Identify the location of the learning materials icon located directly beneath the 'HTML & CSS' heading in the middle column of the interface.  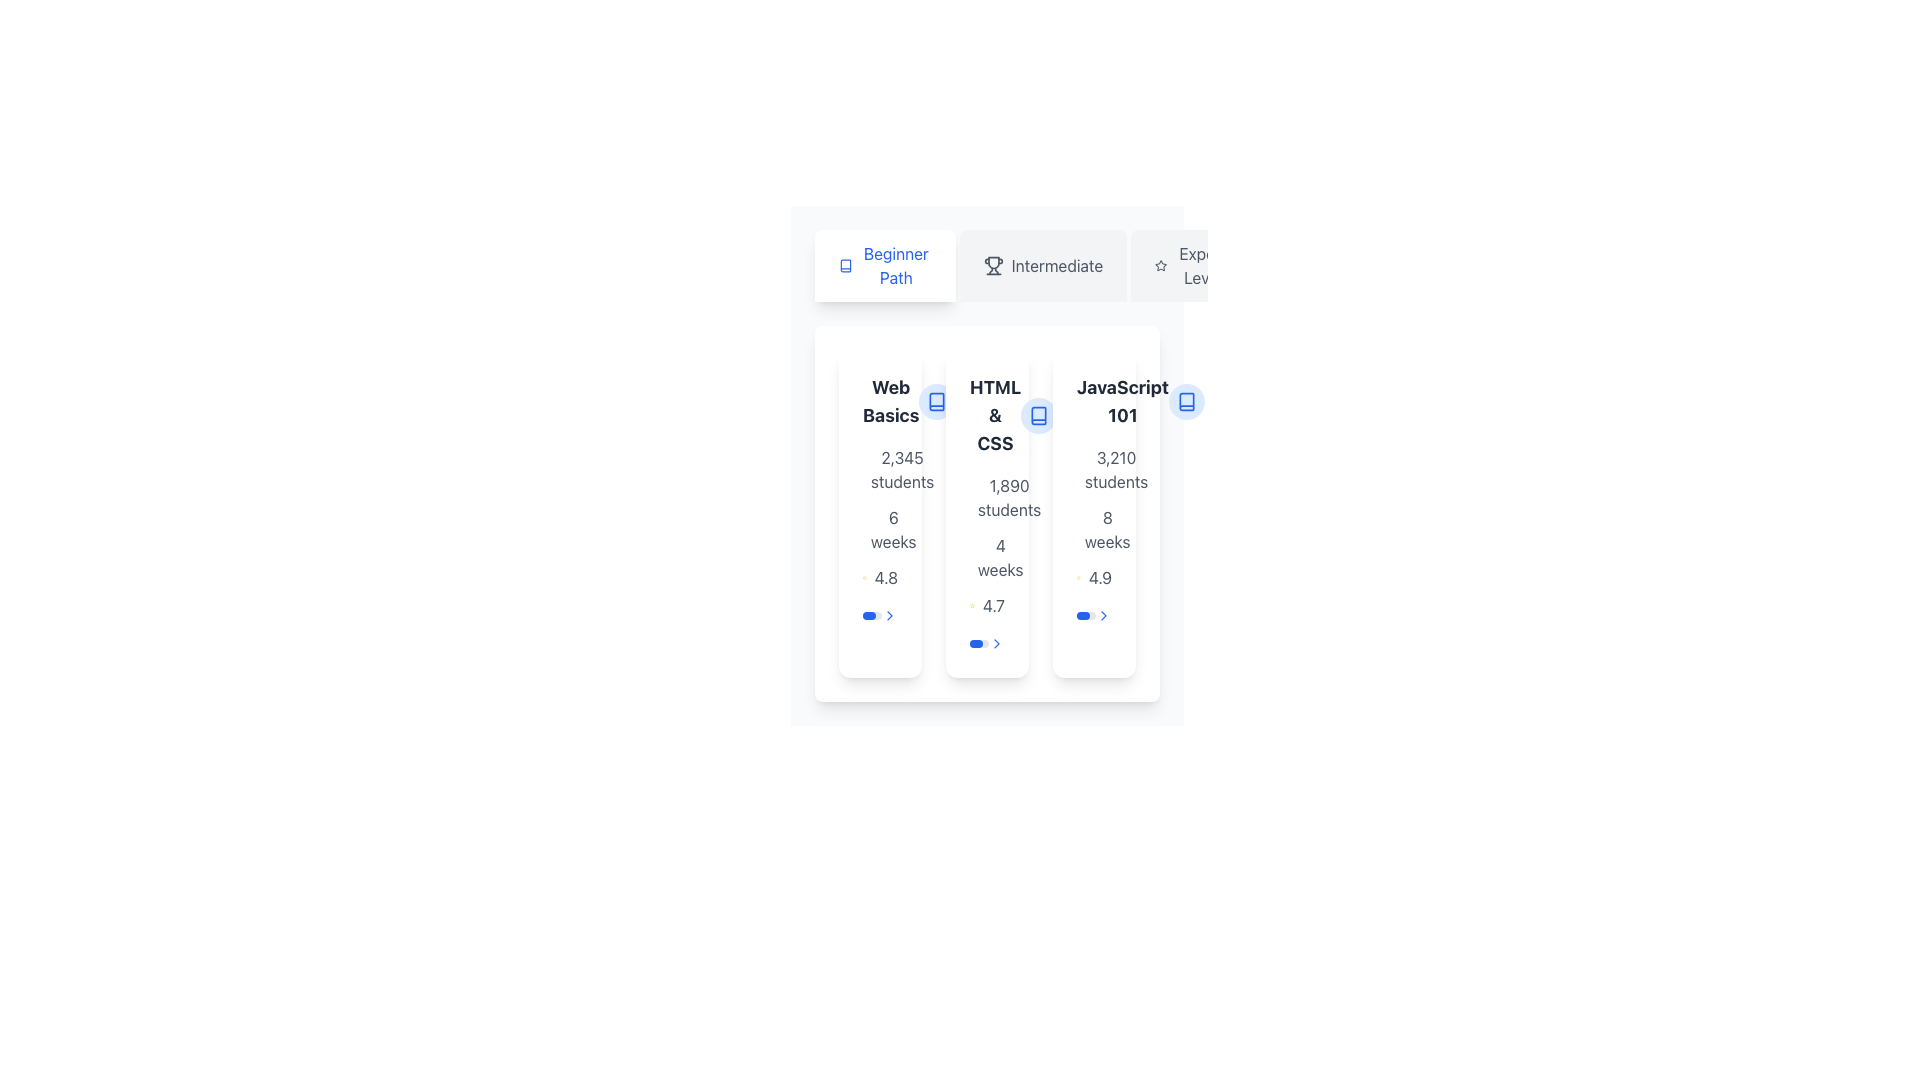
(1039, 415).